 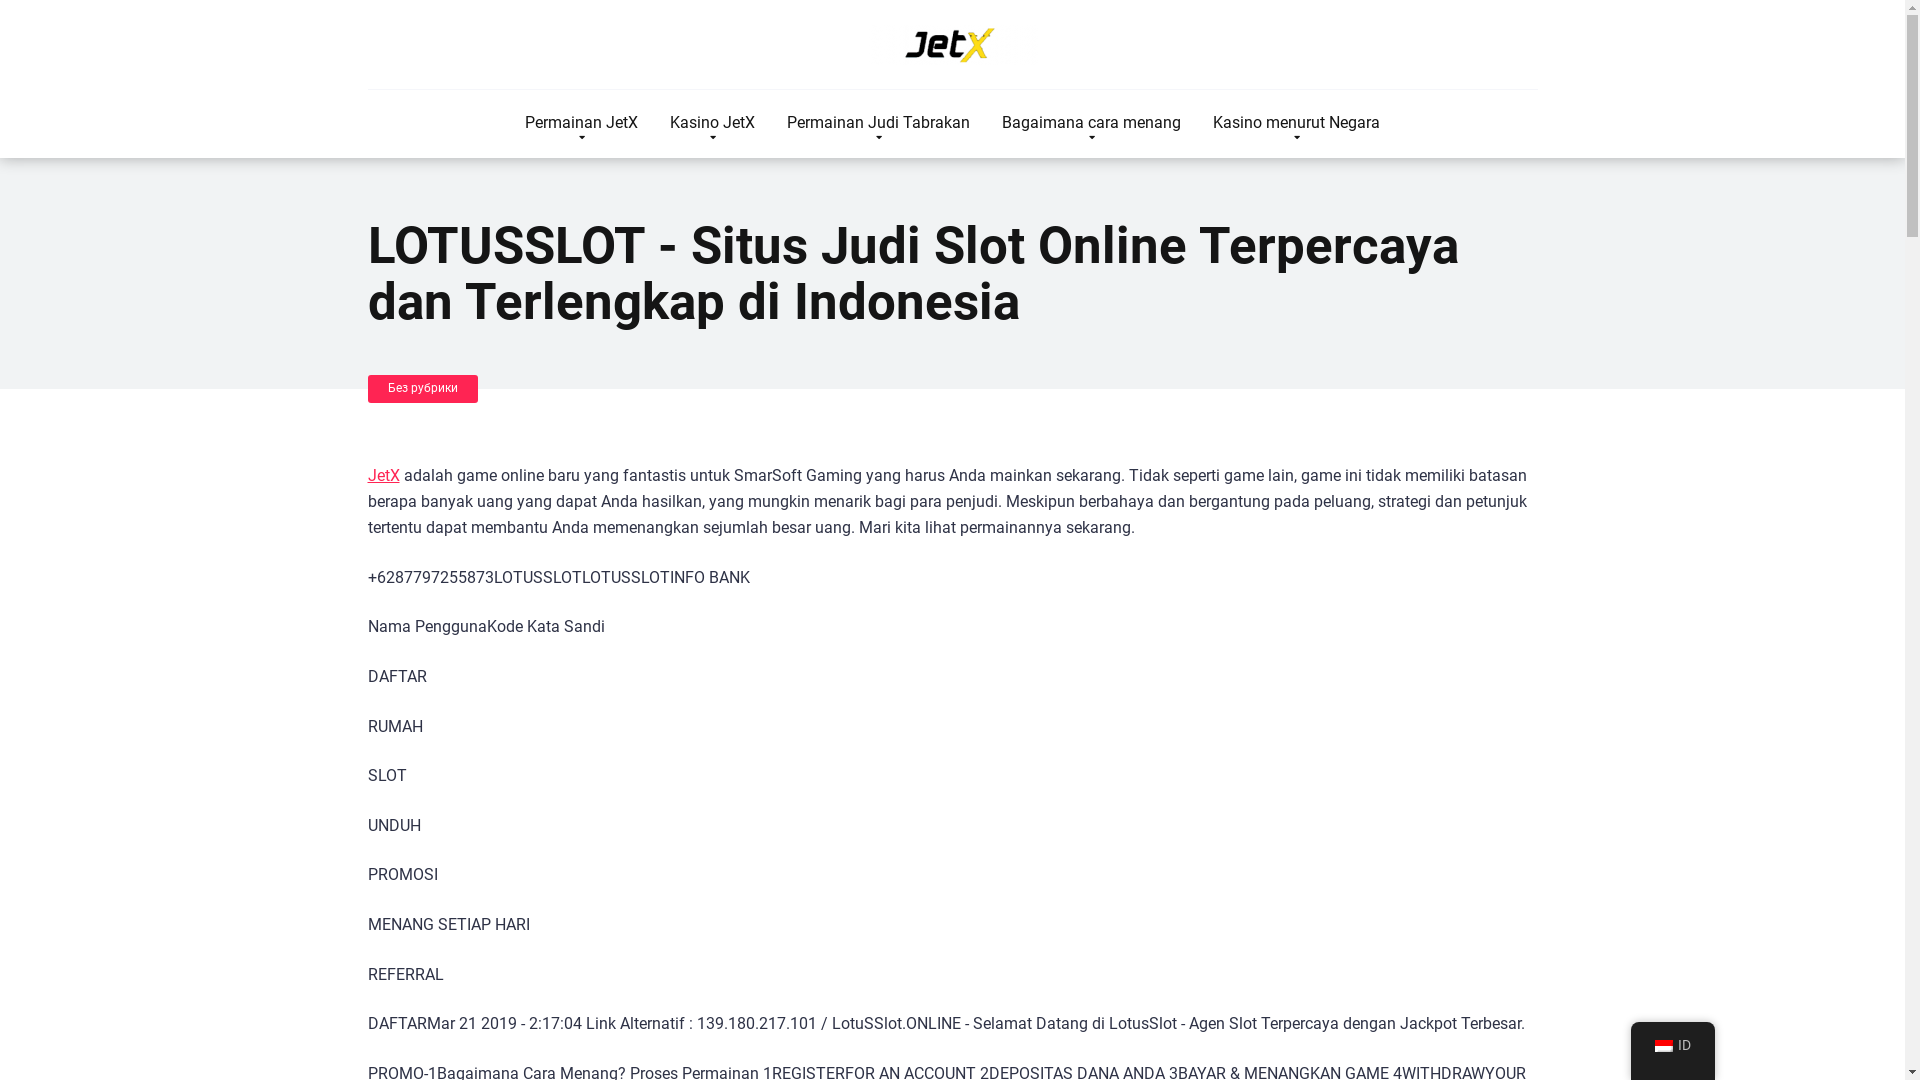 What do you see at coordinates (580, 123) in the screenshot?
I see `'Permainan JetX'` at bounding box center [580, 123].